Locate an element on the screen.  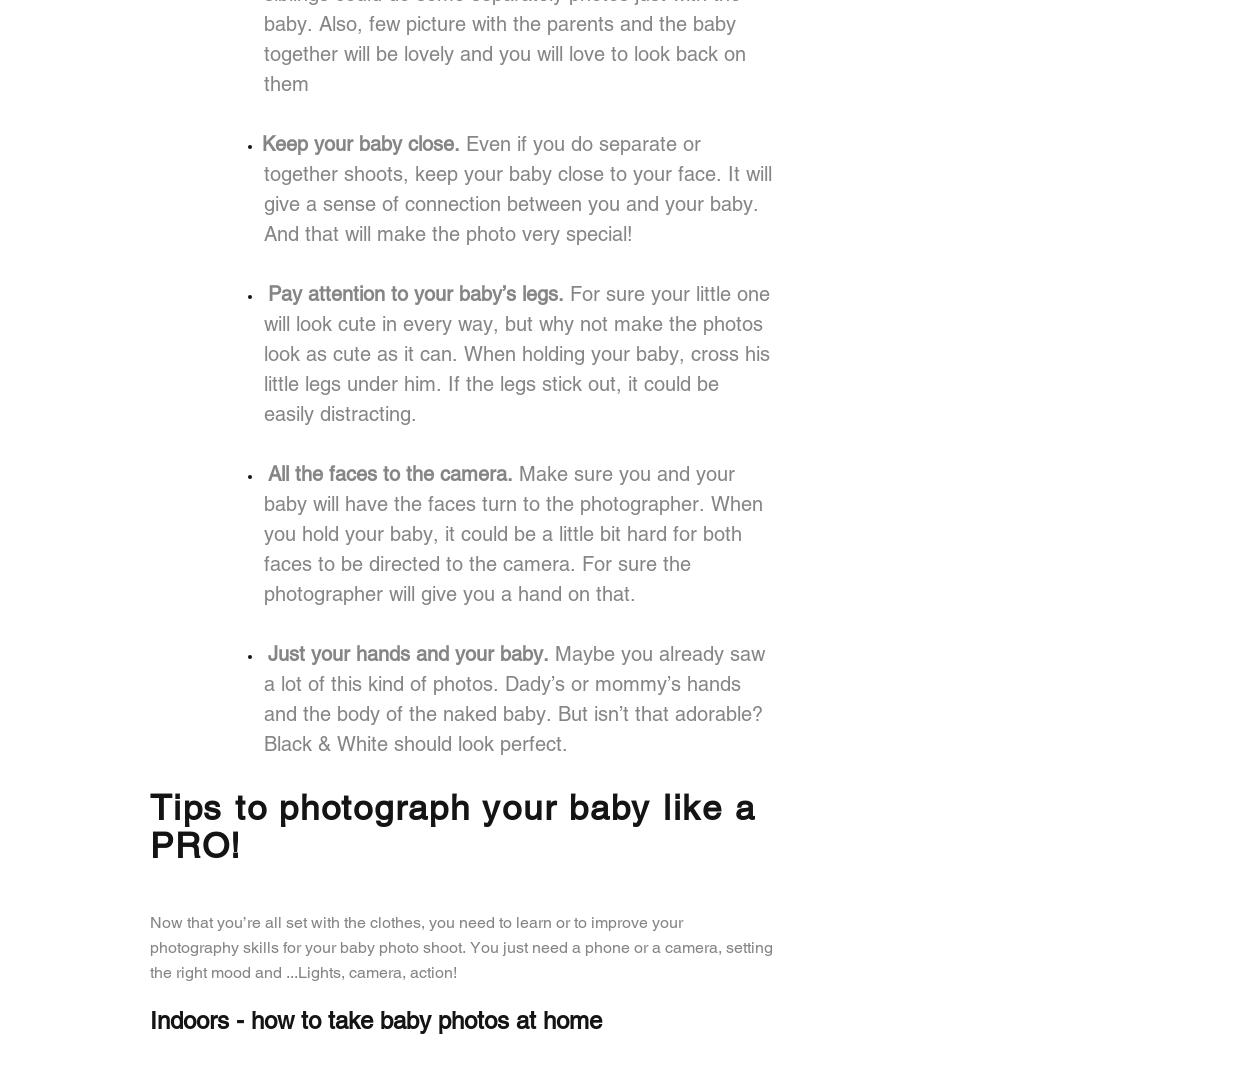
'All the faces to the camera.' is located at coordinates (268, 472).